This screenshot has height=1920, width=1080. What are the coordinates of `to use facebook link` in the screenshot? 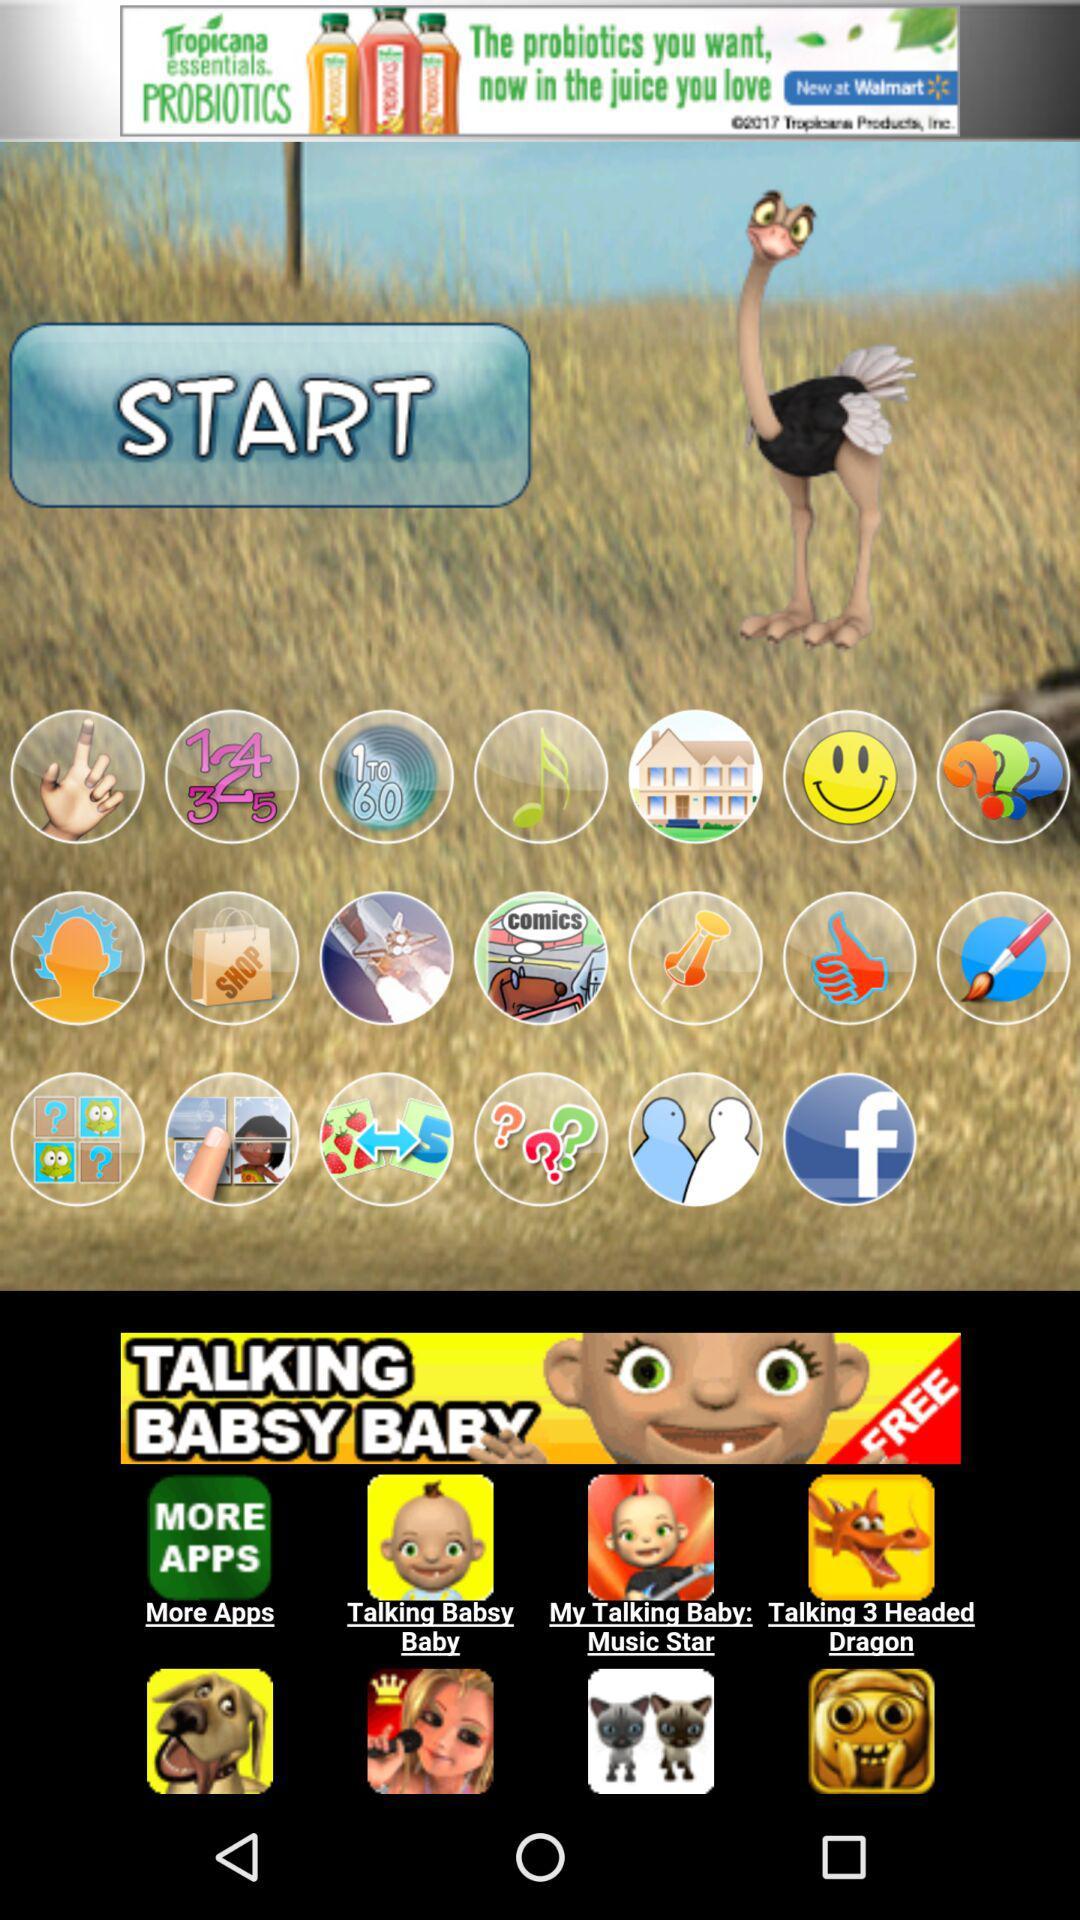 It's located at (849, 1139).